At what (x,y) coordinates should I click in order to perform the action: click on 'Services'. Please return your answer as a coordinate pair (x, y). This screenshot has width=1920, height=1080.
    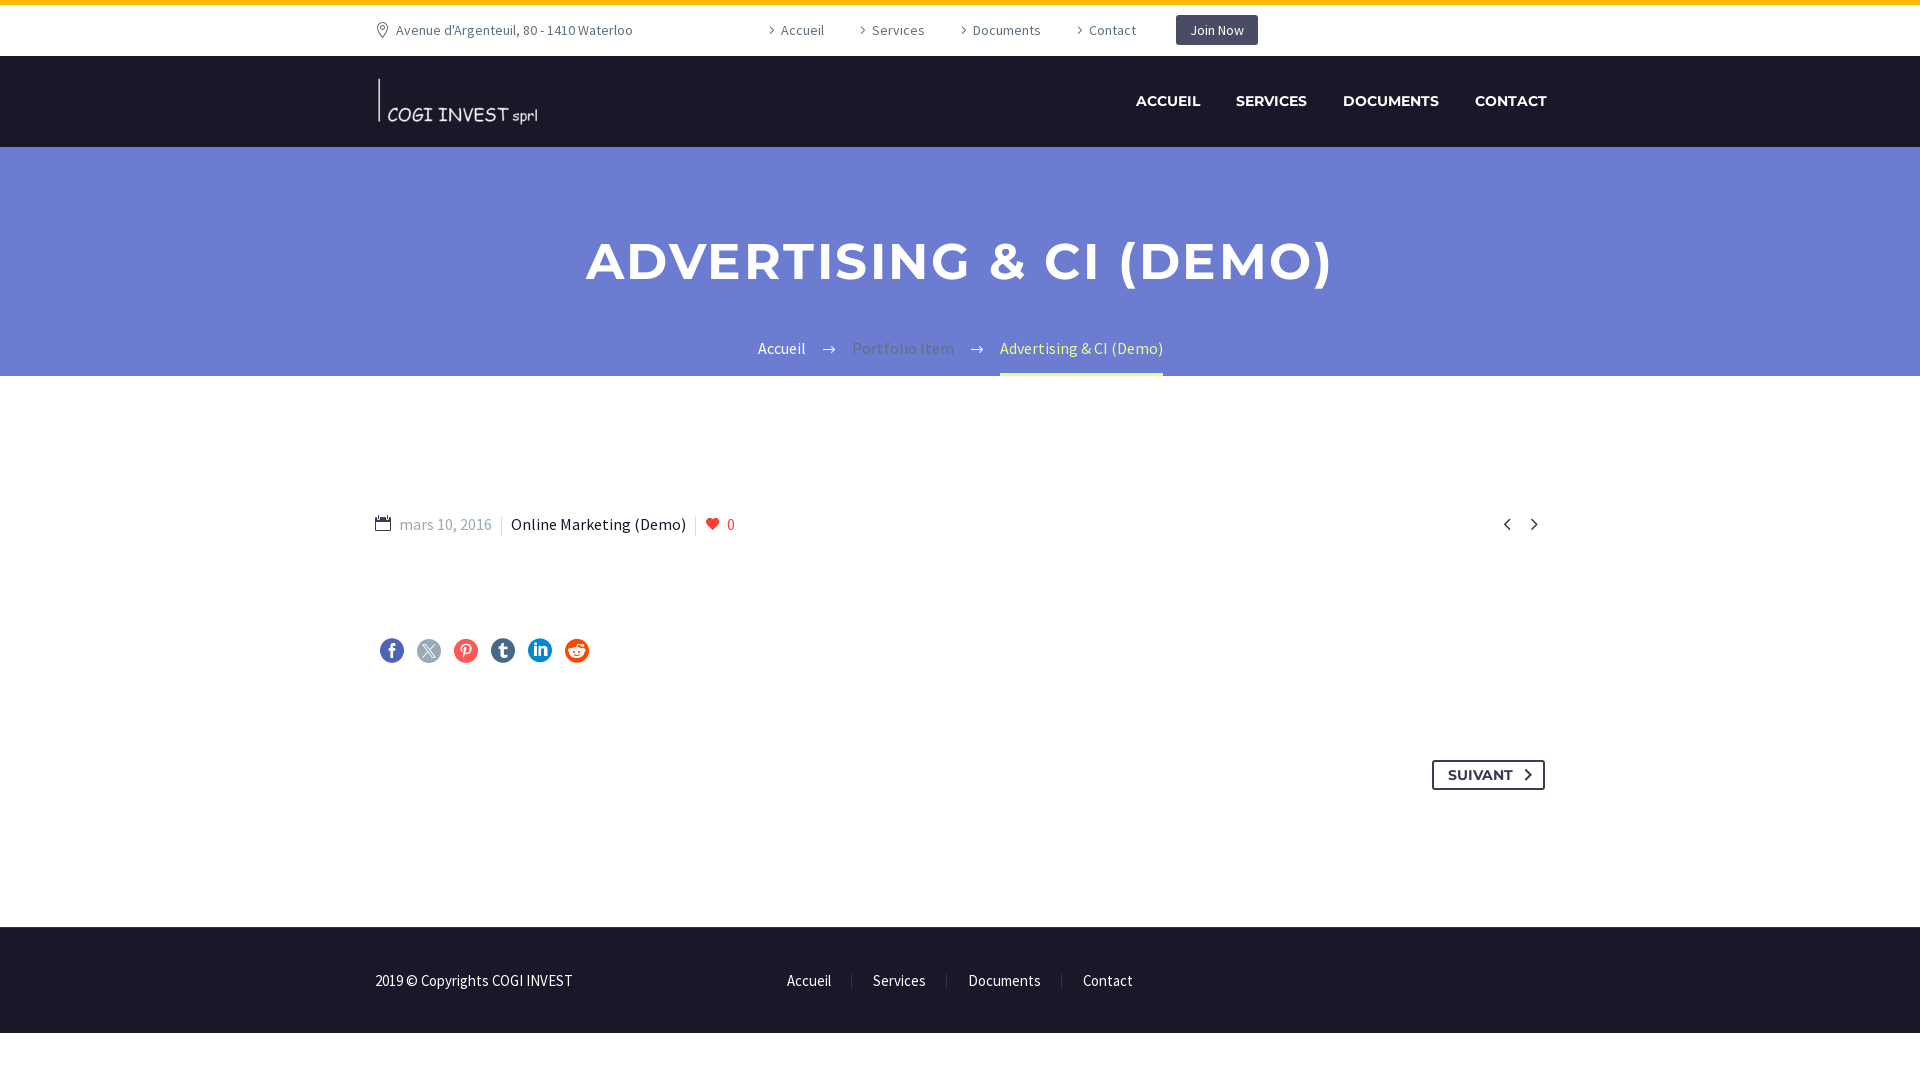
    Looking at the image, I should click on (873, 980).